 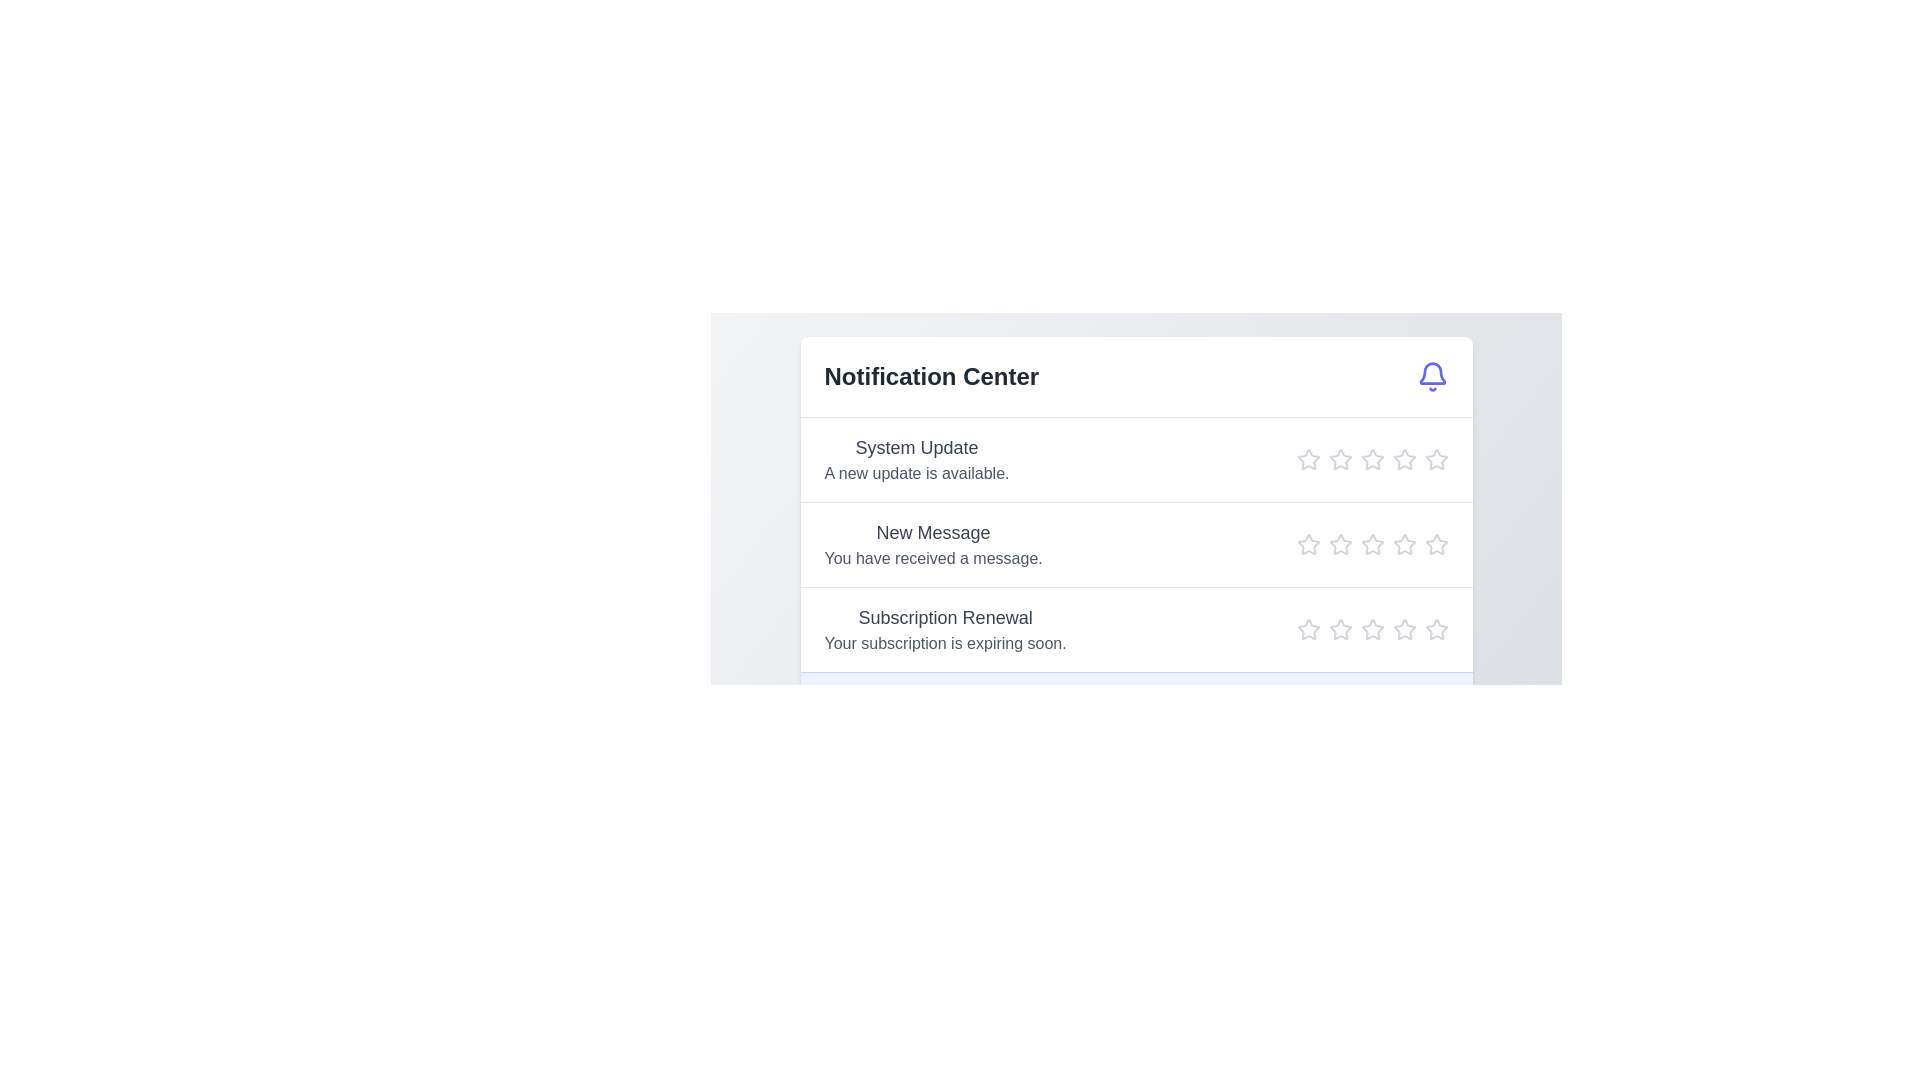 What do you see at coordinates (1371, 628) in the screenshot?
I see `the star icon to set the rating to 3 for the notification titled 'Subscription Renewal'` at bounding box center [1371, 628].